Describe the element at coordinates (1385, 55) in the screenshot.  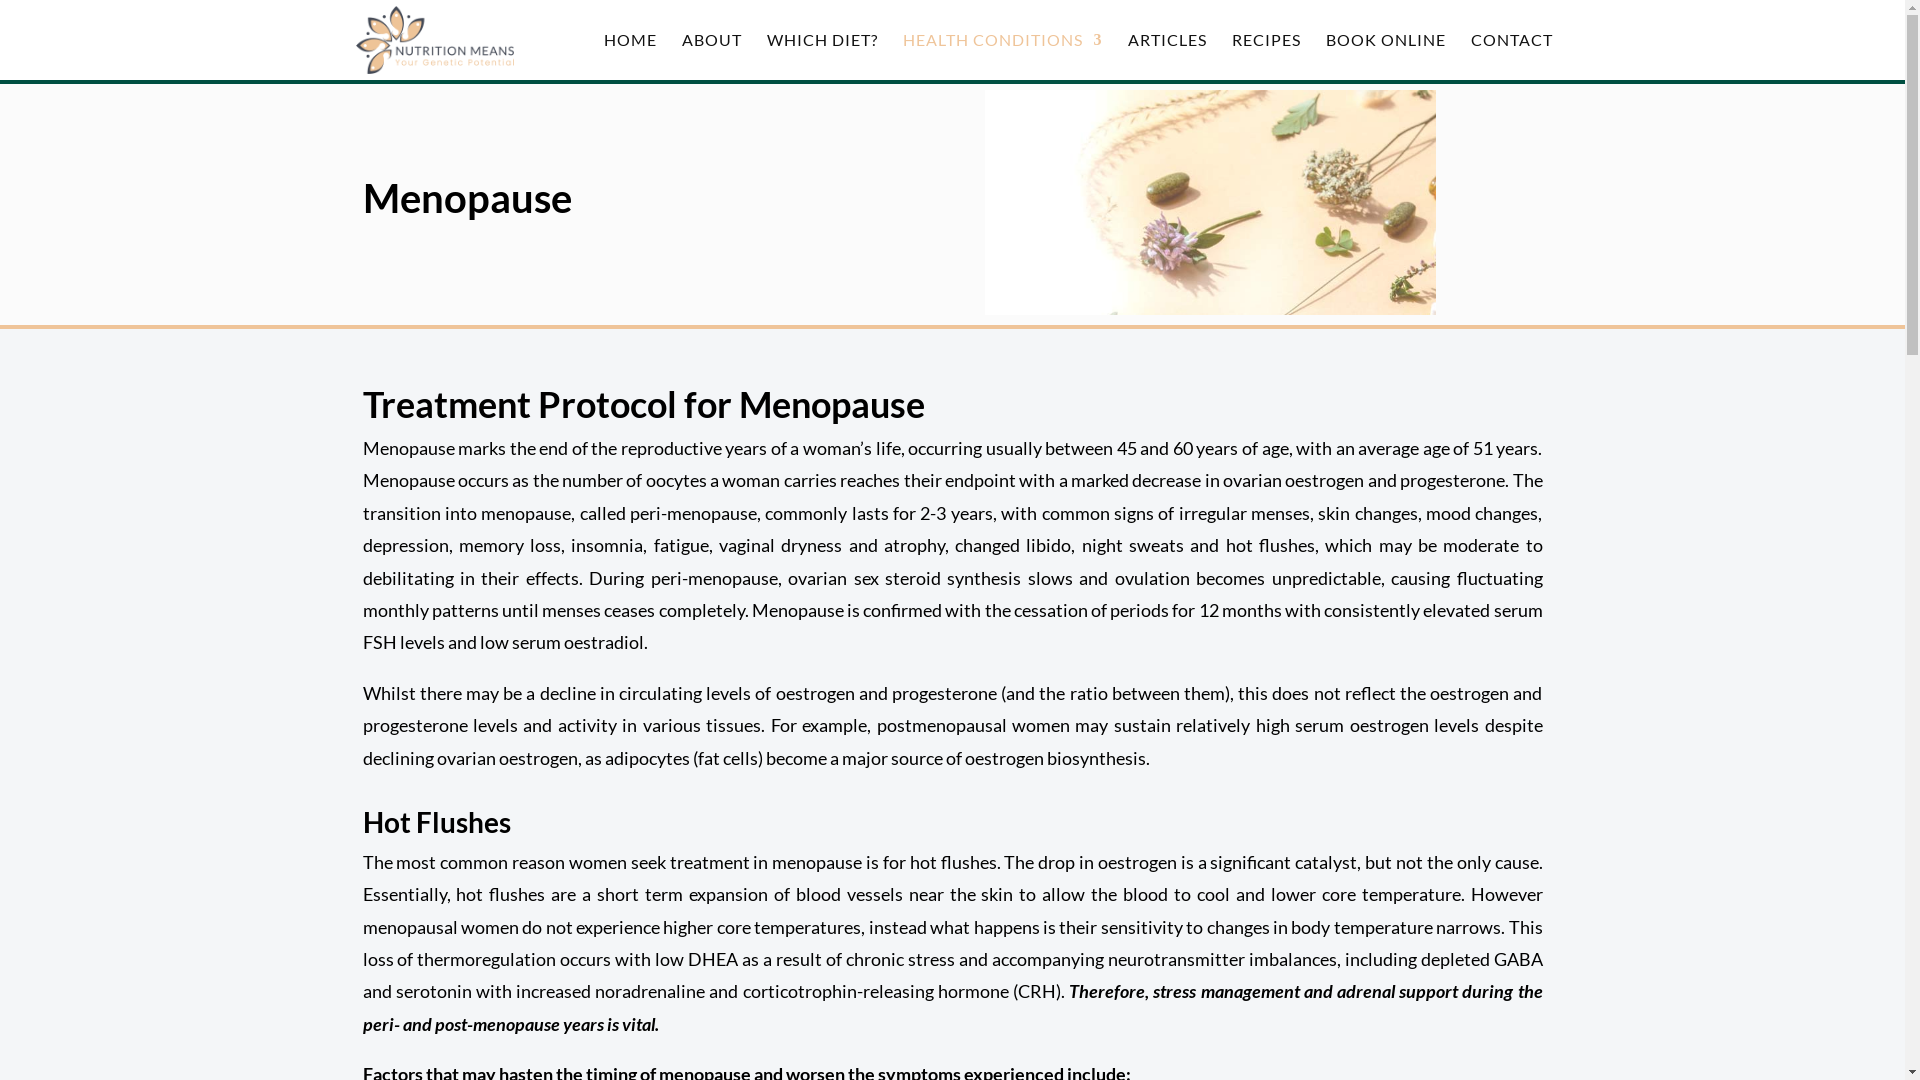
I see `'BOOK ONLINE'` at that location.